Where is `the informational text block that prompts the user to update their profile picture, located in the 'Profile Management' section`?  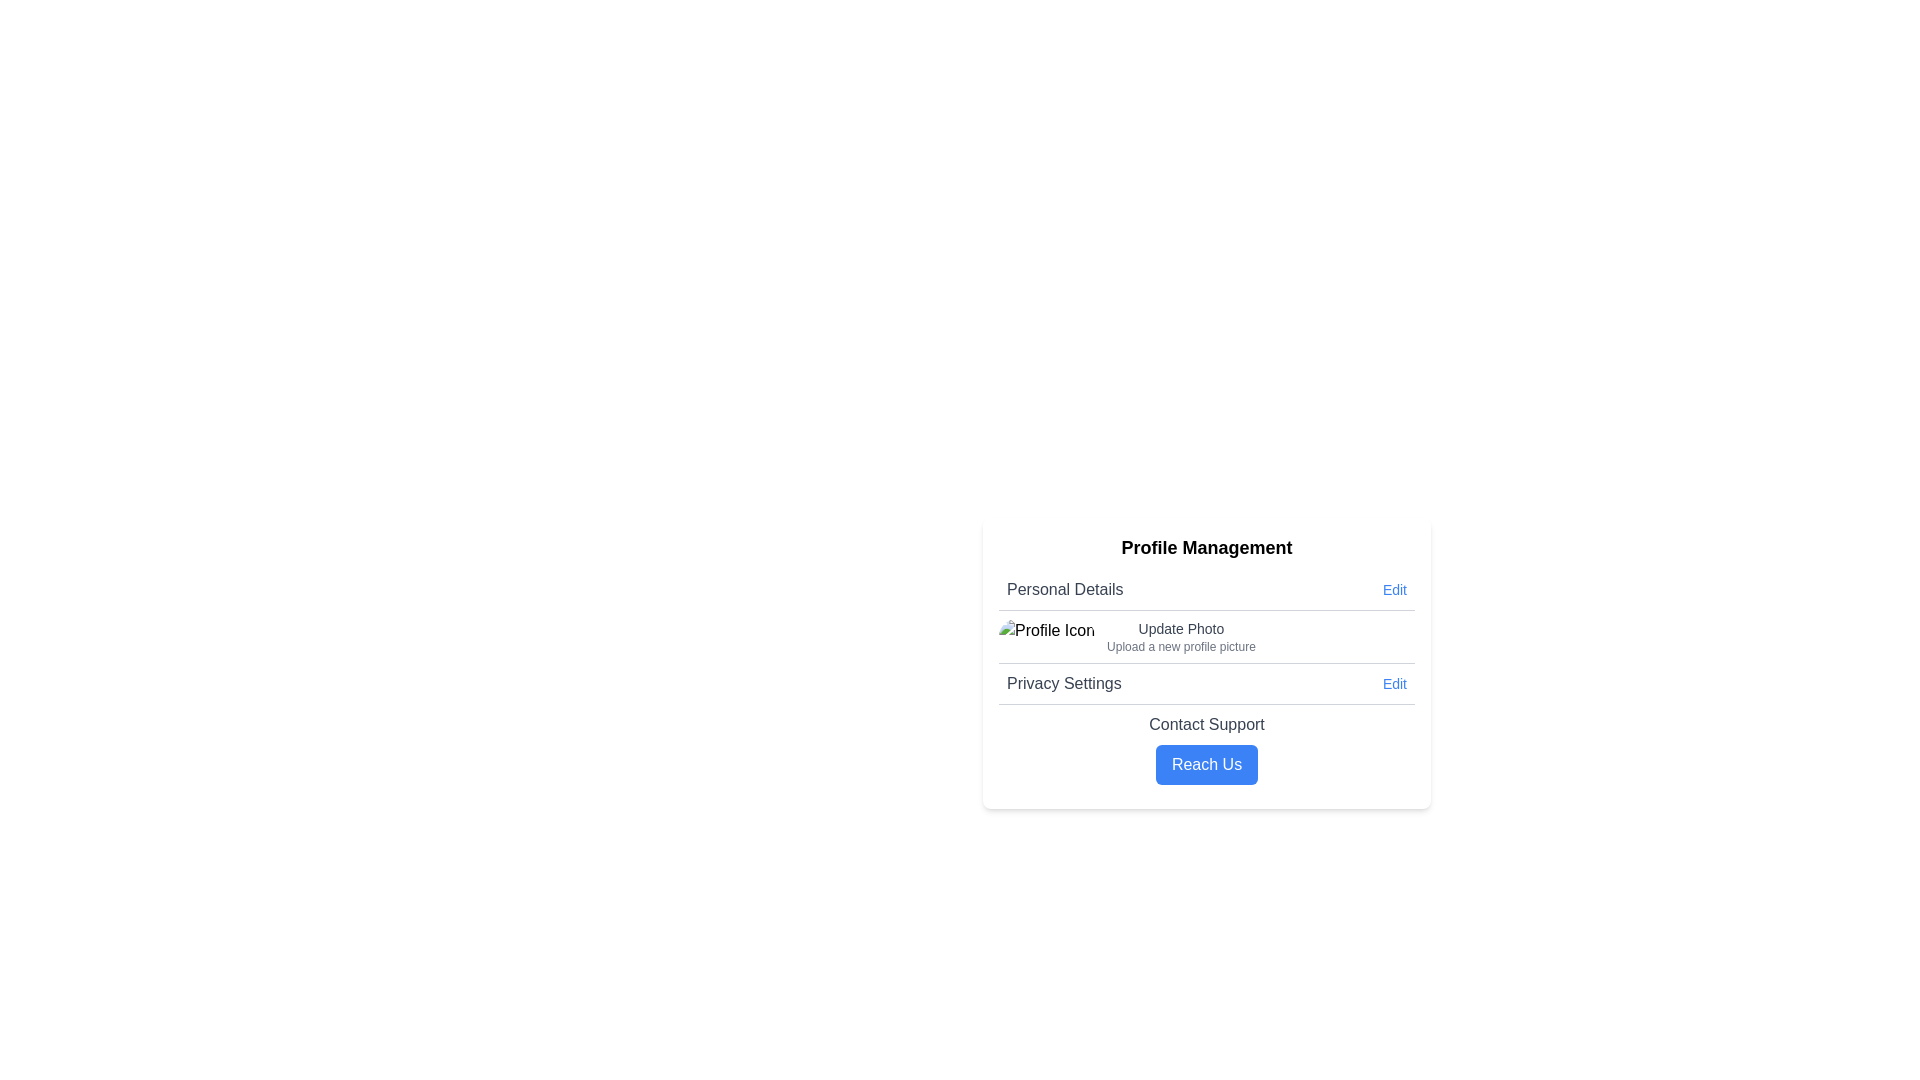 the informational text block that prompts the user to update their profile picture, located in the 'Profile Management' section is located at coordinates (1181, 636).